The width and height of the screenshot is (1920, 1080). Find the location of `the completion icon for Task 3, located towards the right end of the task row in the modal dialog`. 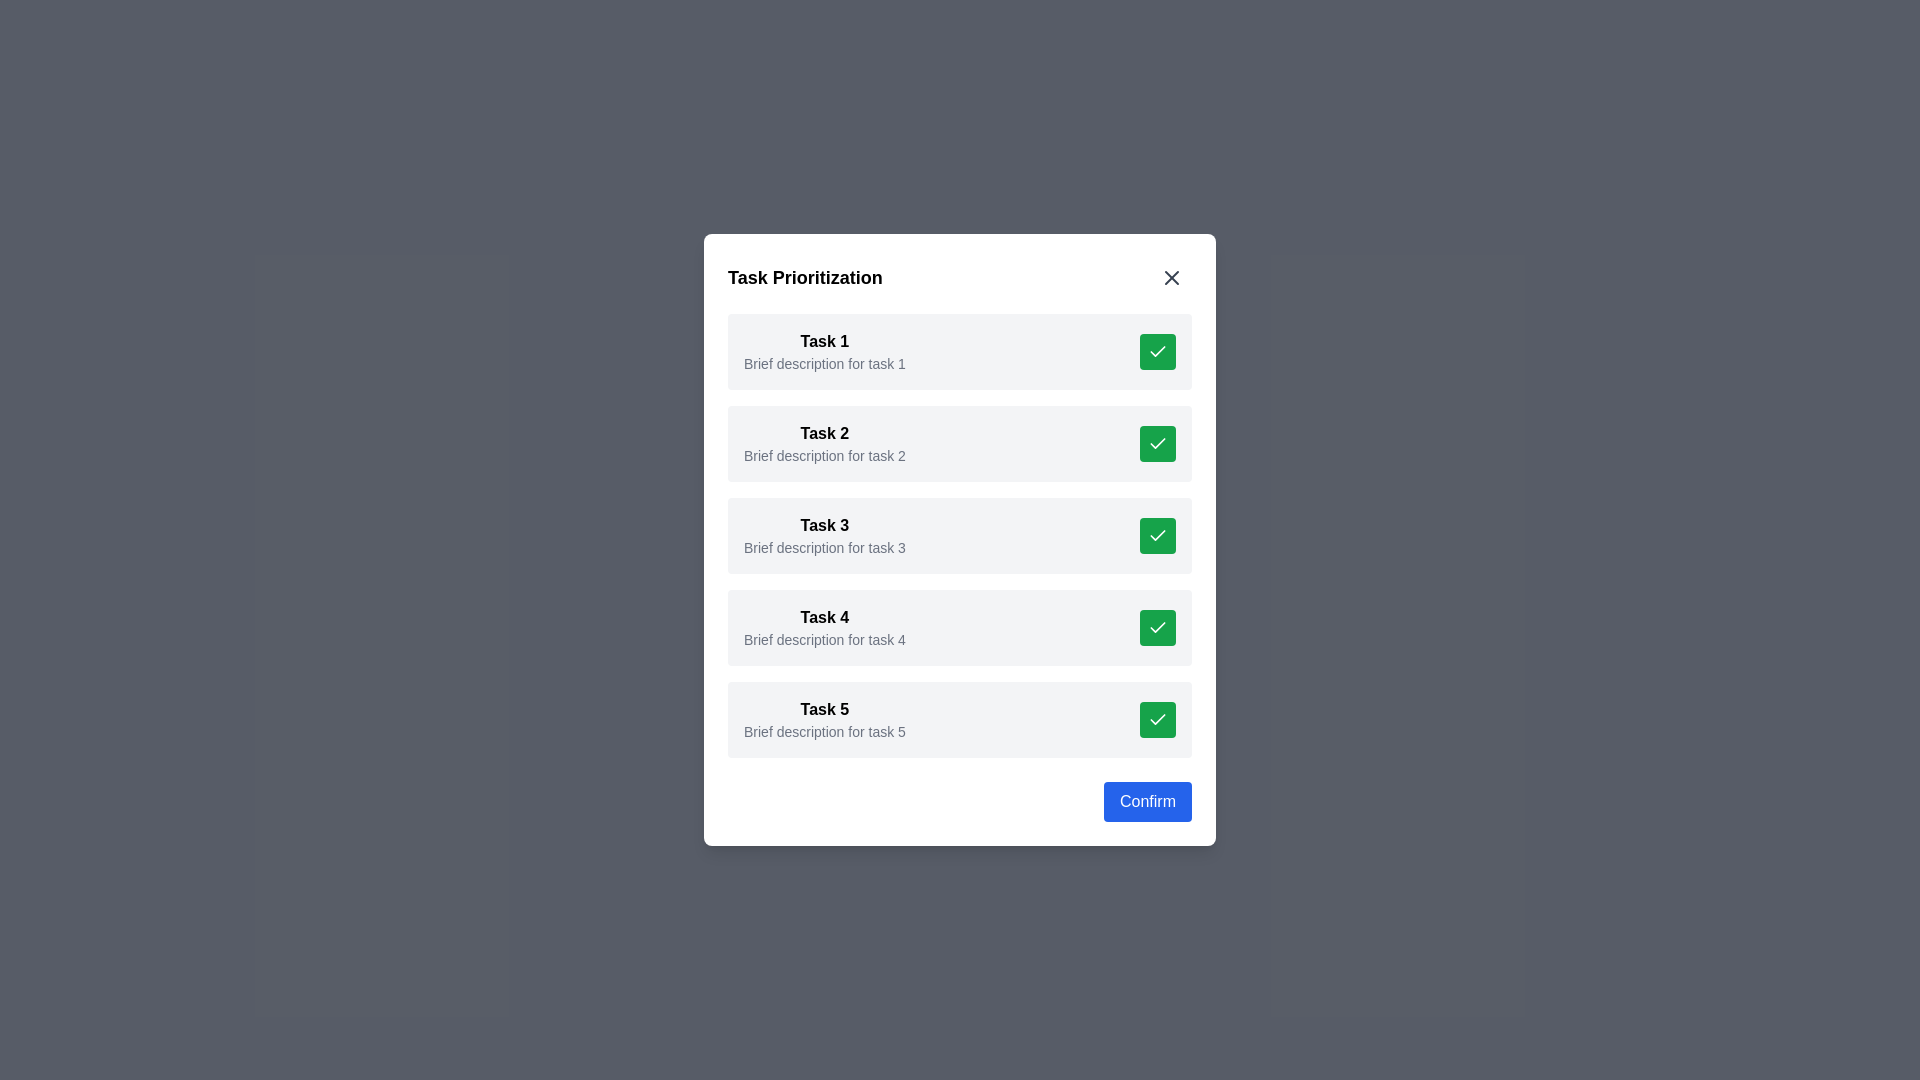

the completion icon for Task 3, located towards the right end of the task row in the modal dialog is located at coordinates (1157, 534).